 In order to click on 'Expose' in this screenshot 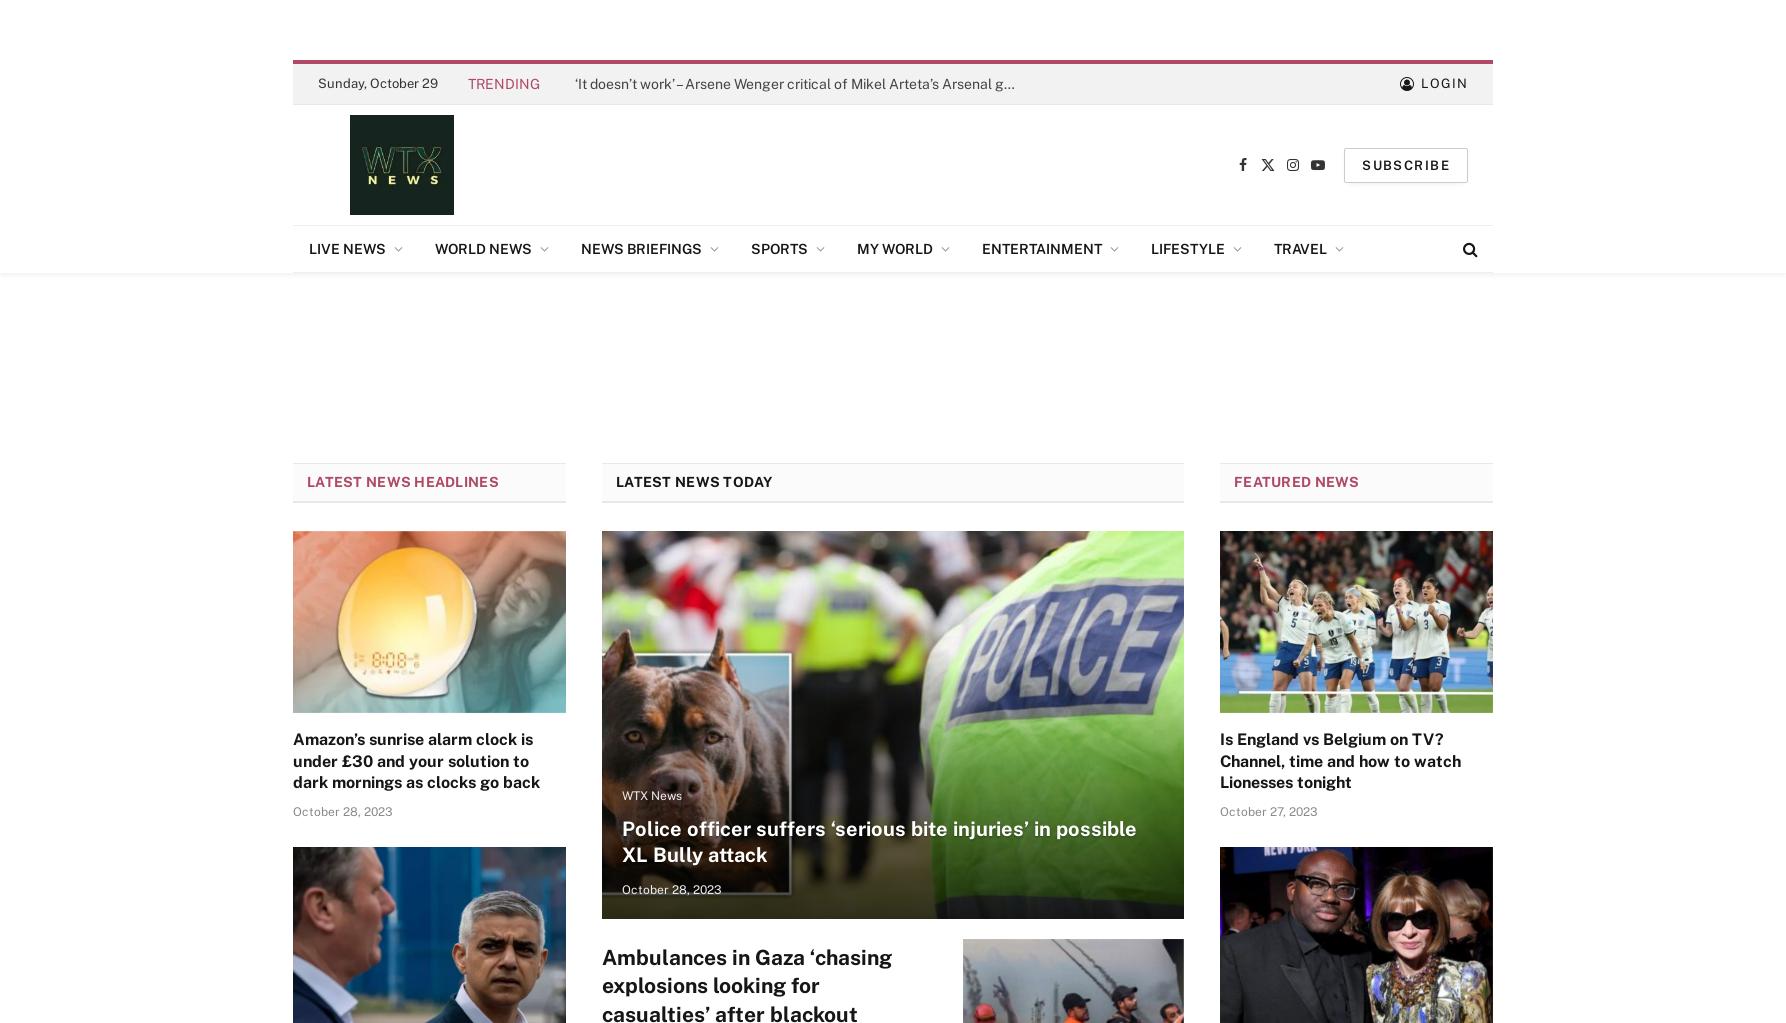, I will do `click(886, 379)`.